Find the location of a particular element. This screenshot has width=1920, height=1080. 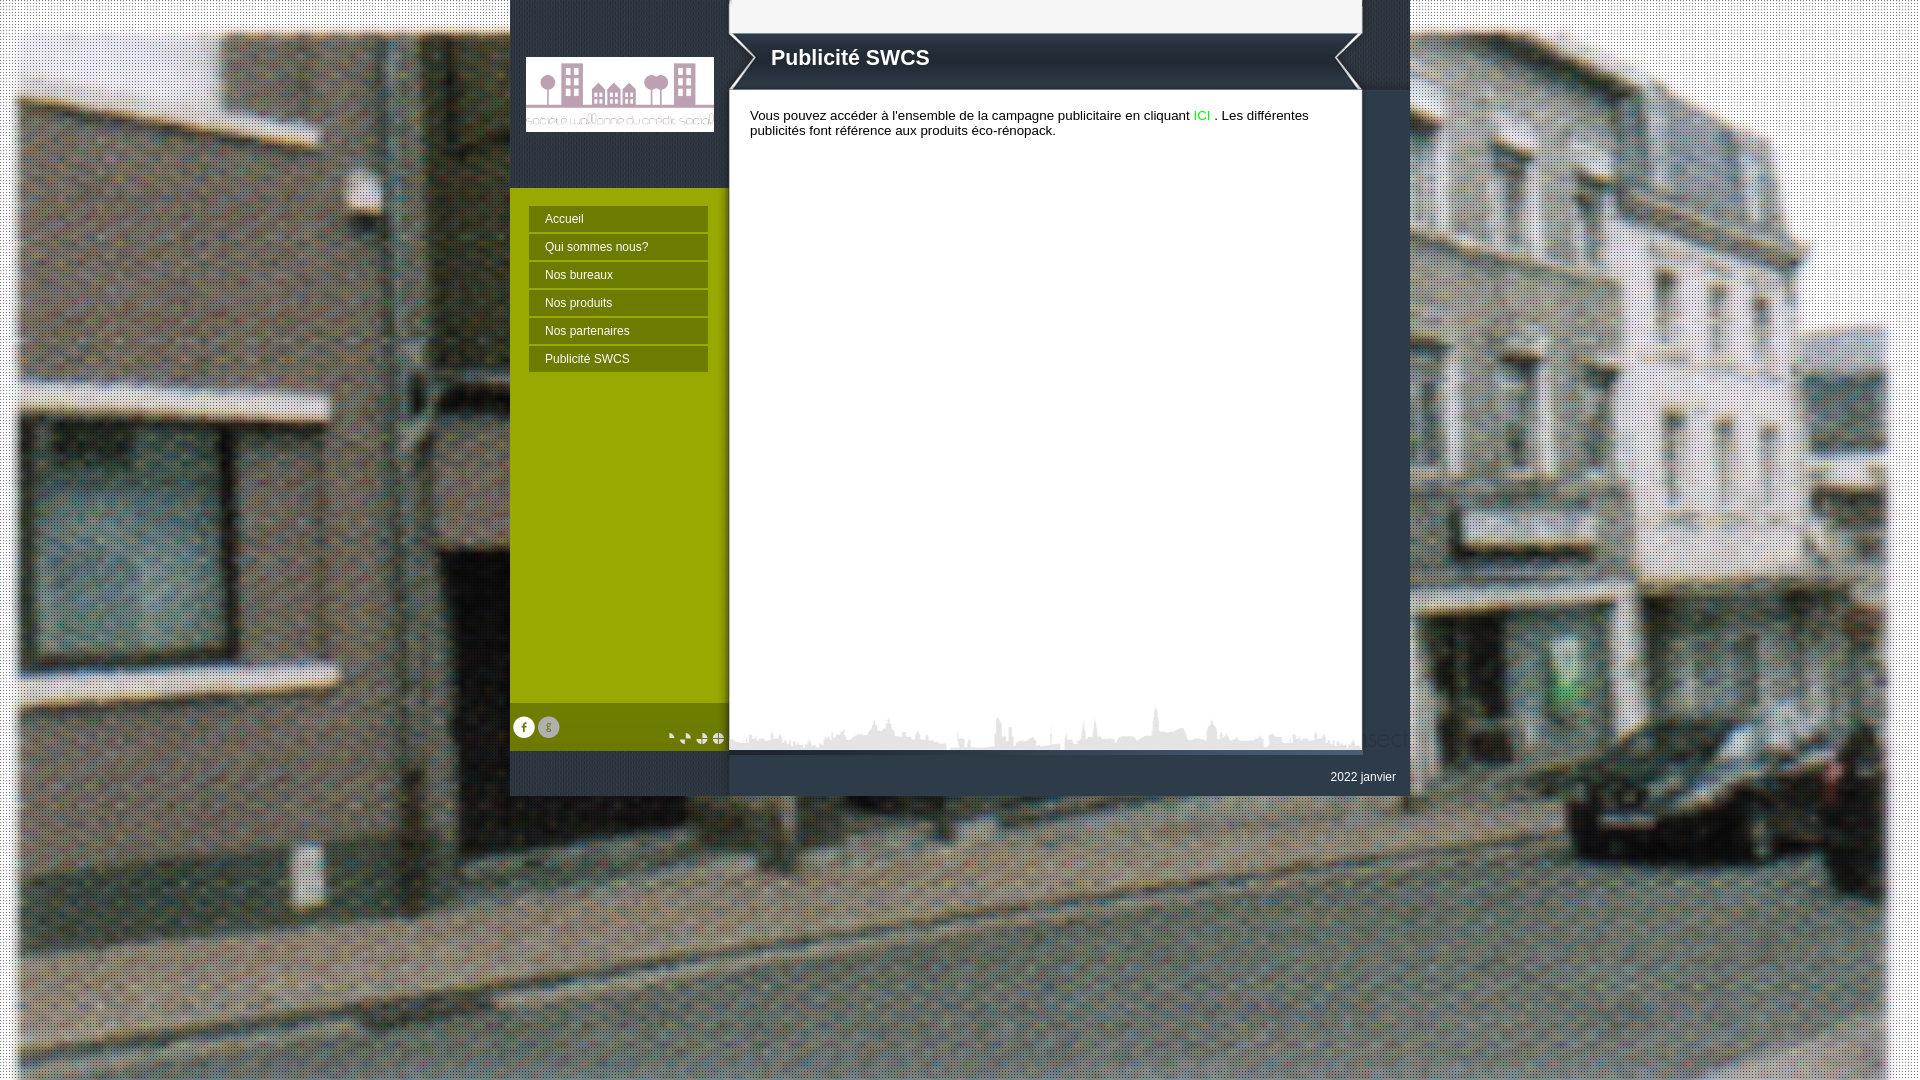

'Nos produits' is located at coordinates (528, 303).